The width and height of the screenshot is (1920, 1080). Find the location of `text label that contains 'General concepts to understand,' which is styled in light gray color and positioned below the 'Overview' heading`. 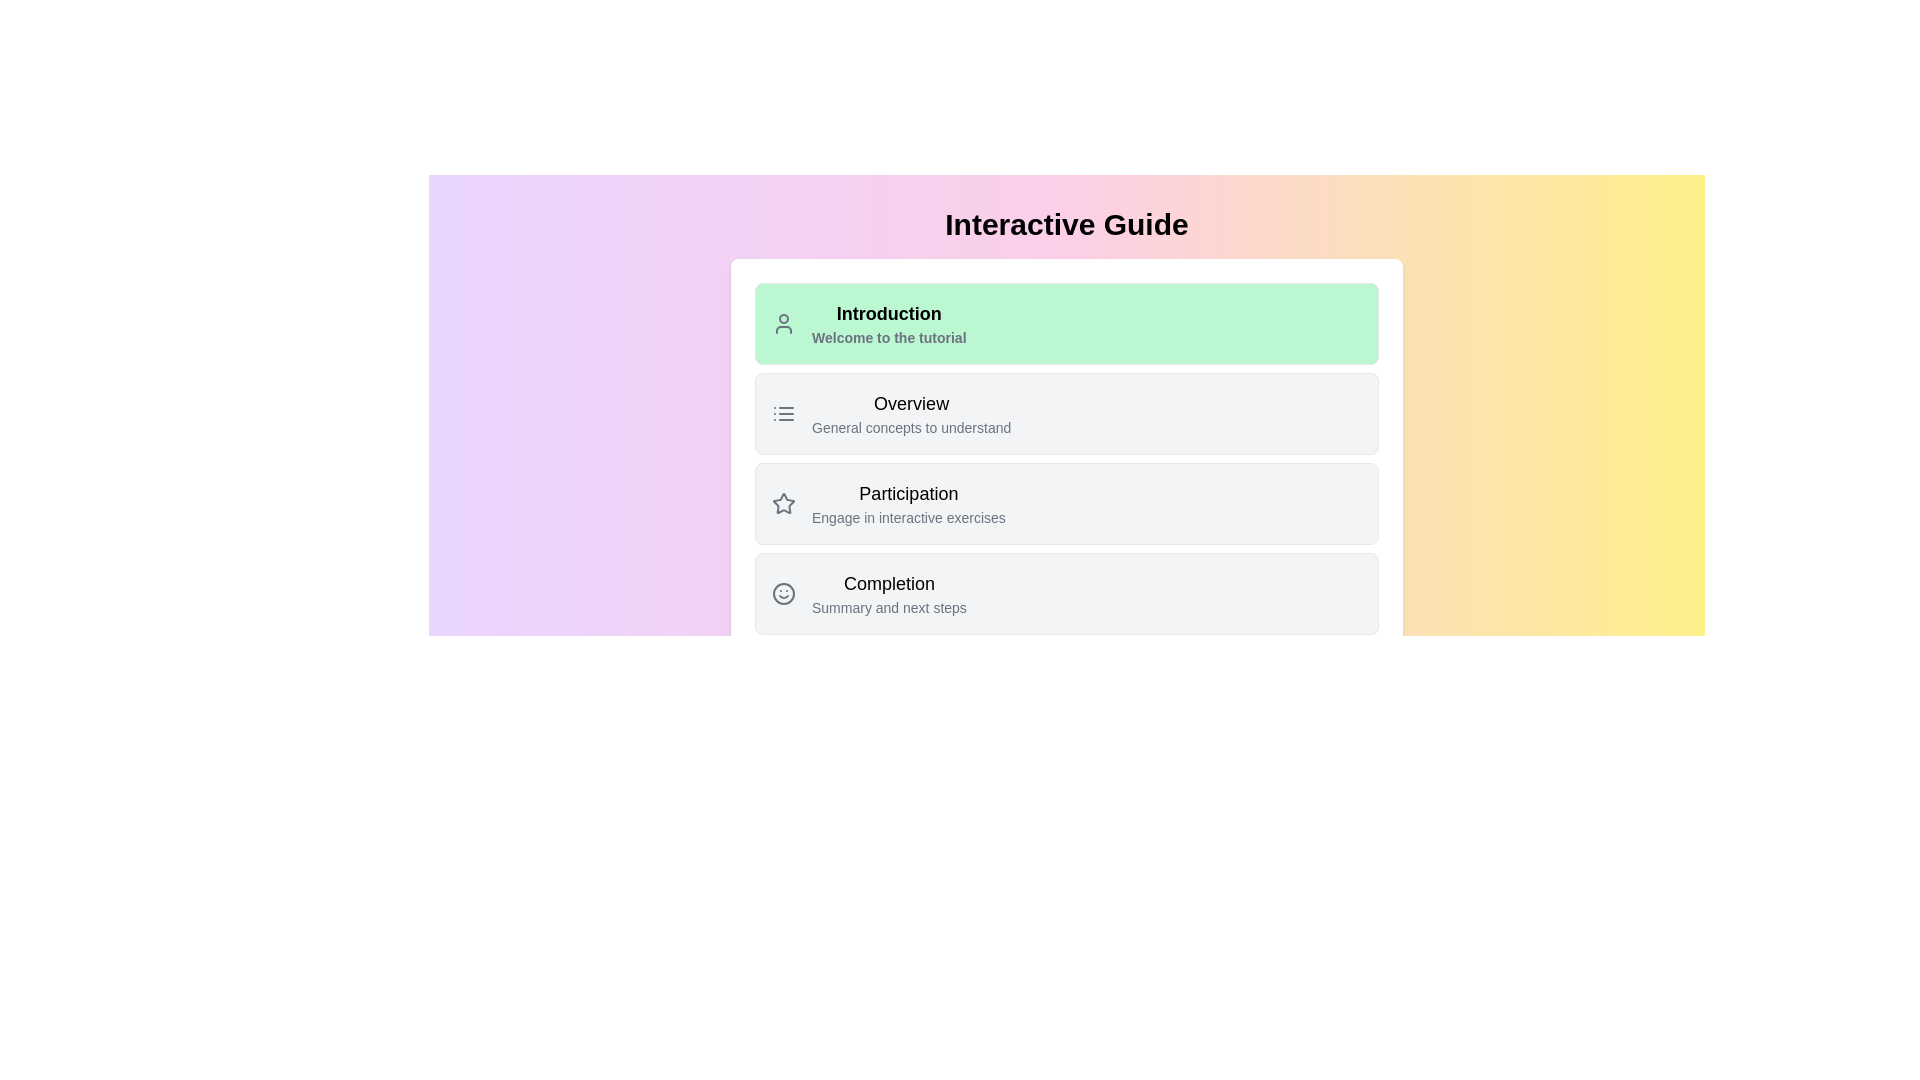

text label that contains 'General concepts to understand,' which is styled in light gray color and positioned below the 'Overview' heading is located at coordinates (910, 427).